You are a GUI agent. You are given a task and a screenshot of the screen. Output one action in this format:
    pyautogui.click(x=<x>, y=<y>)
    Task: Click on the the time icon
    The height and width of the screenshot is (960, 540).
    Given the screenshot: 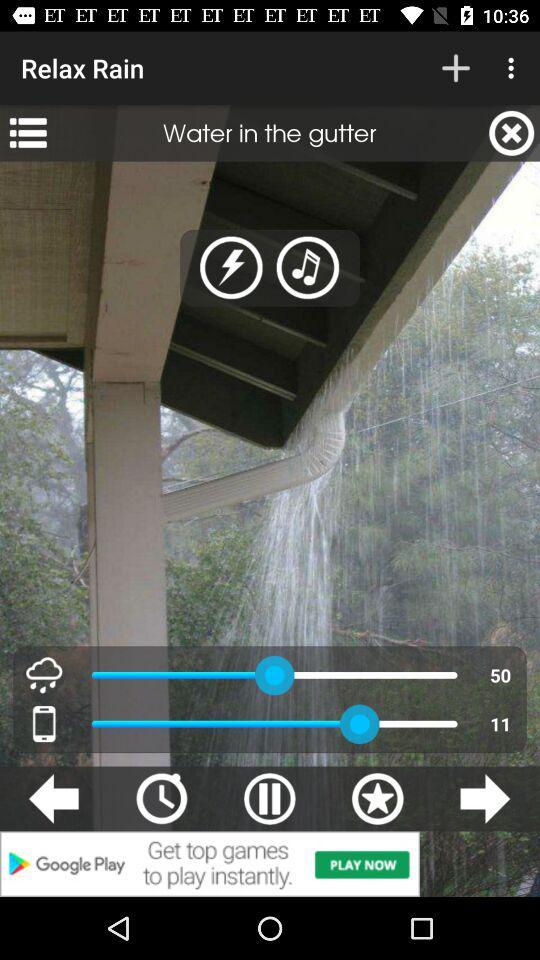 What is the action you would take?
    pyautogui.click(x=160, y=798)
    